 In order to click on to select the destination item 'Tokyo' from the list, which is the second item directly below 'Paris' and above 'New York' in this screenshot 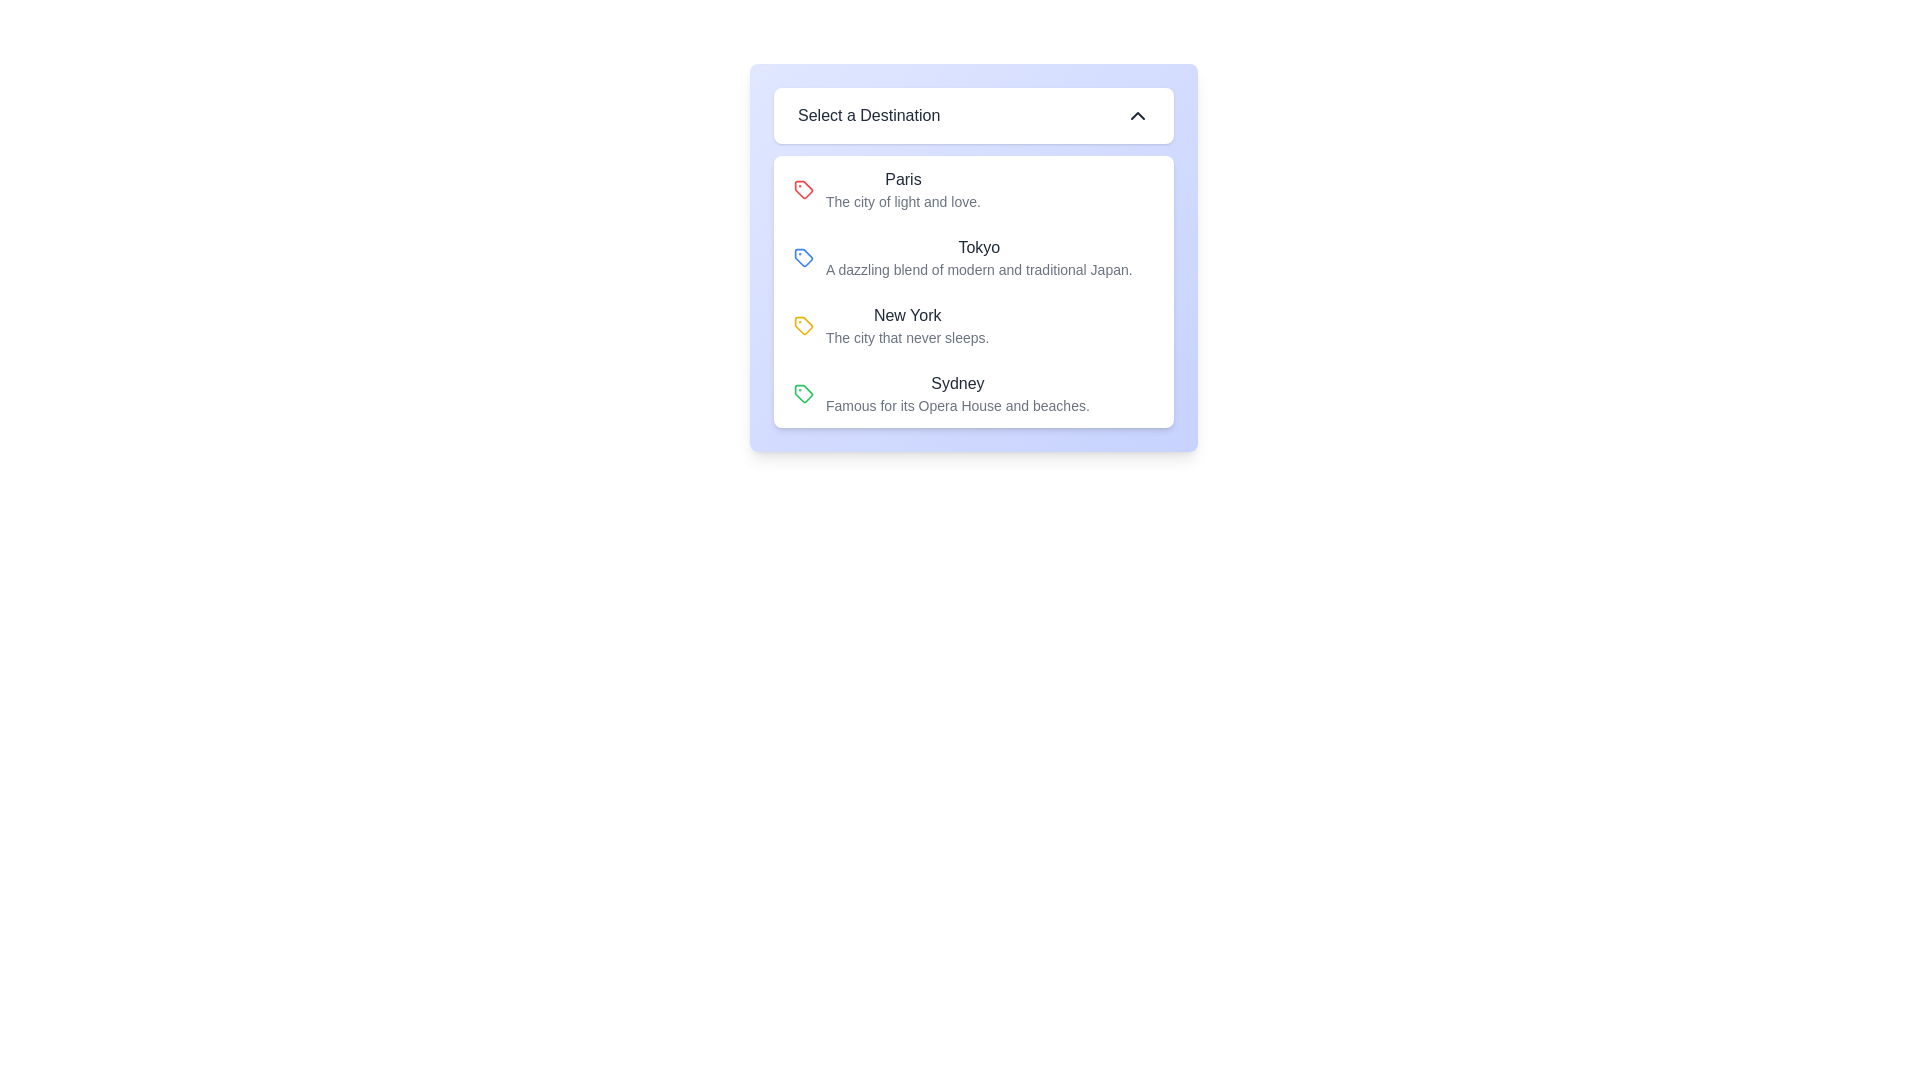, I will do `click(974, 257)`.